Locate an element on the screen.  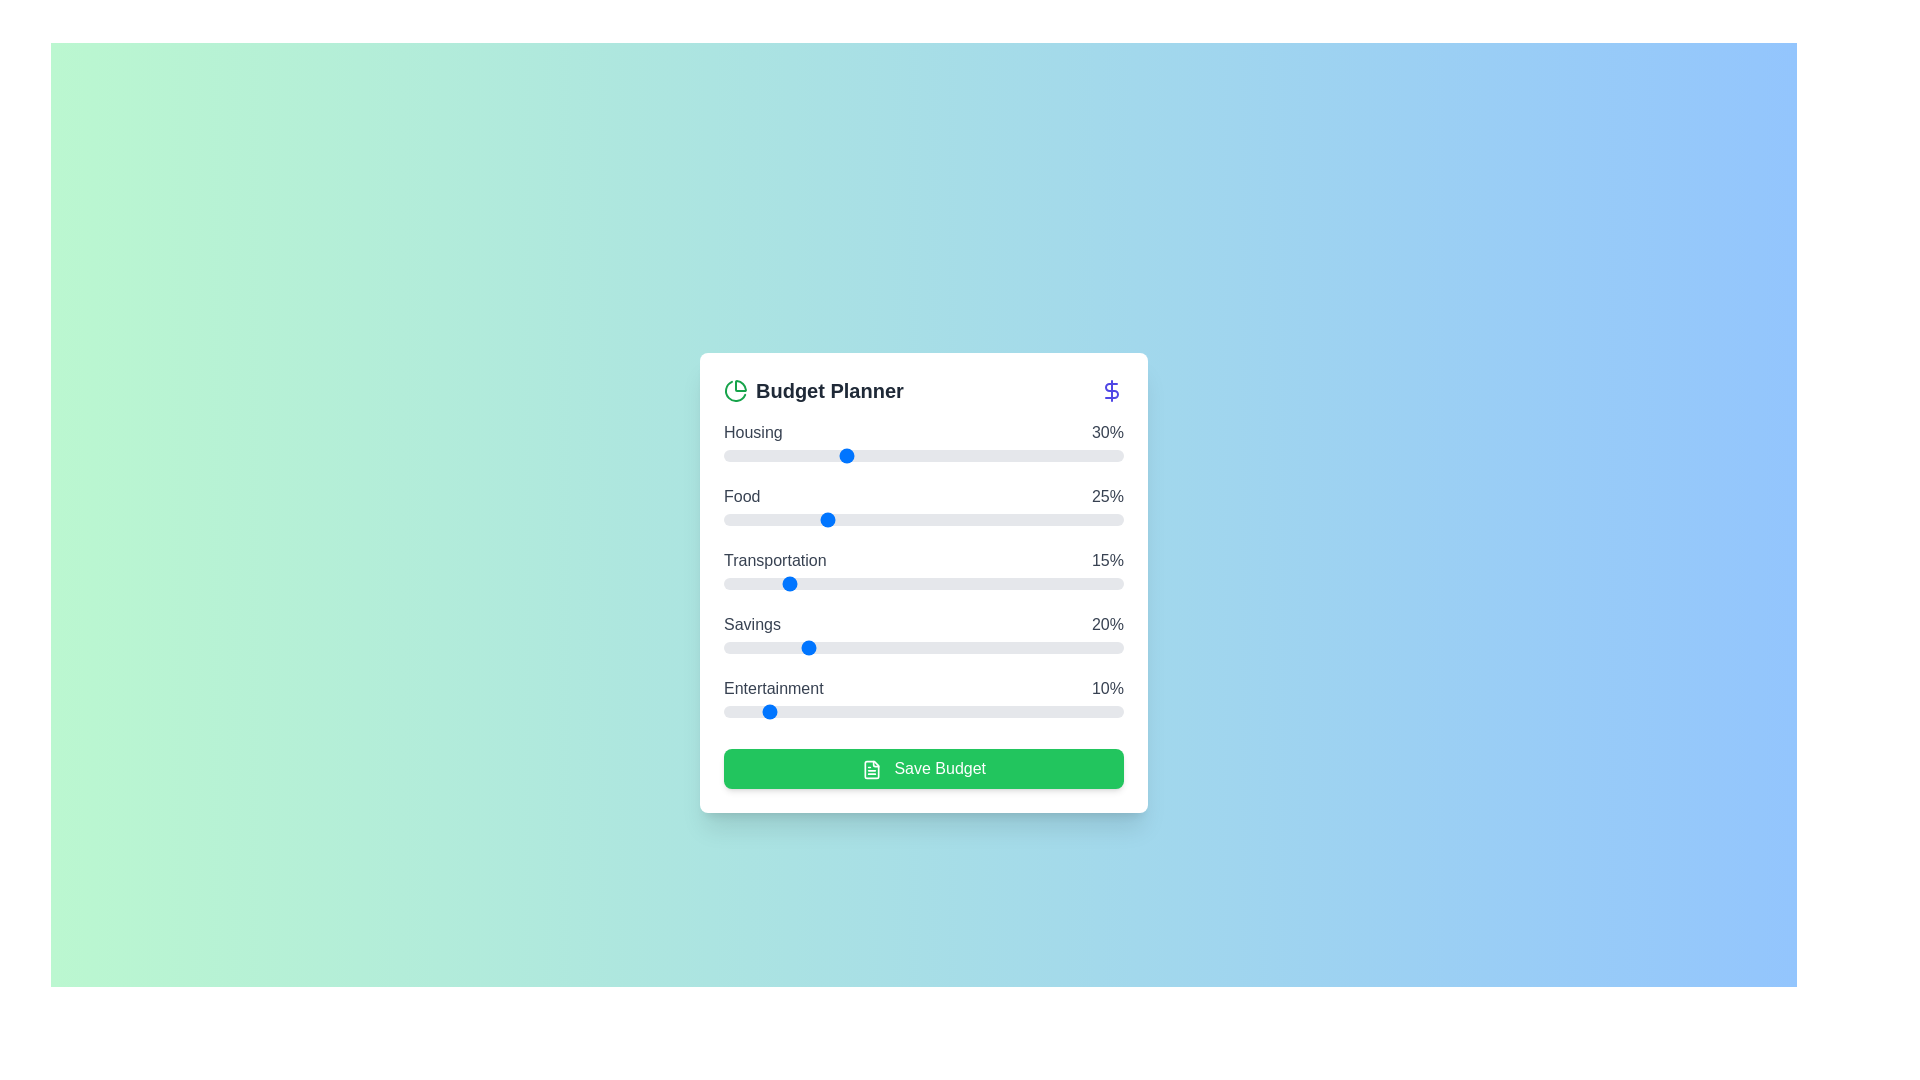
the 'Savings' slider to 26% allocation is located at coordinates (828, 648).